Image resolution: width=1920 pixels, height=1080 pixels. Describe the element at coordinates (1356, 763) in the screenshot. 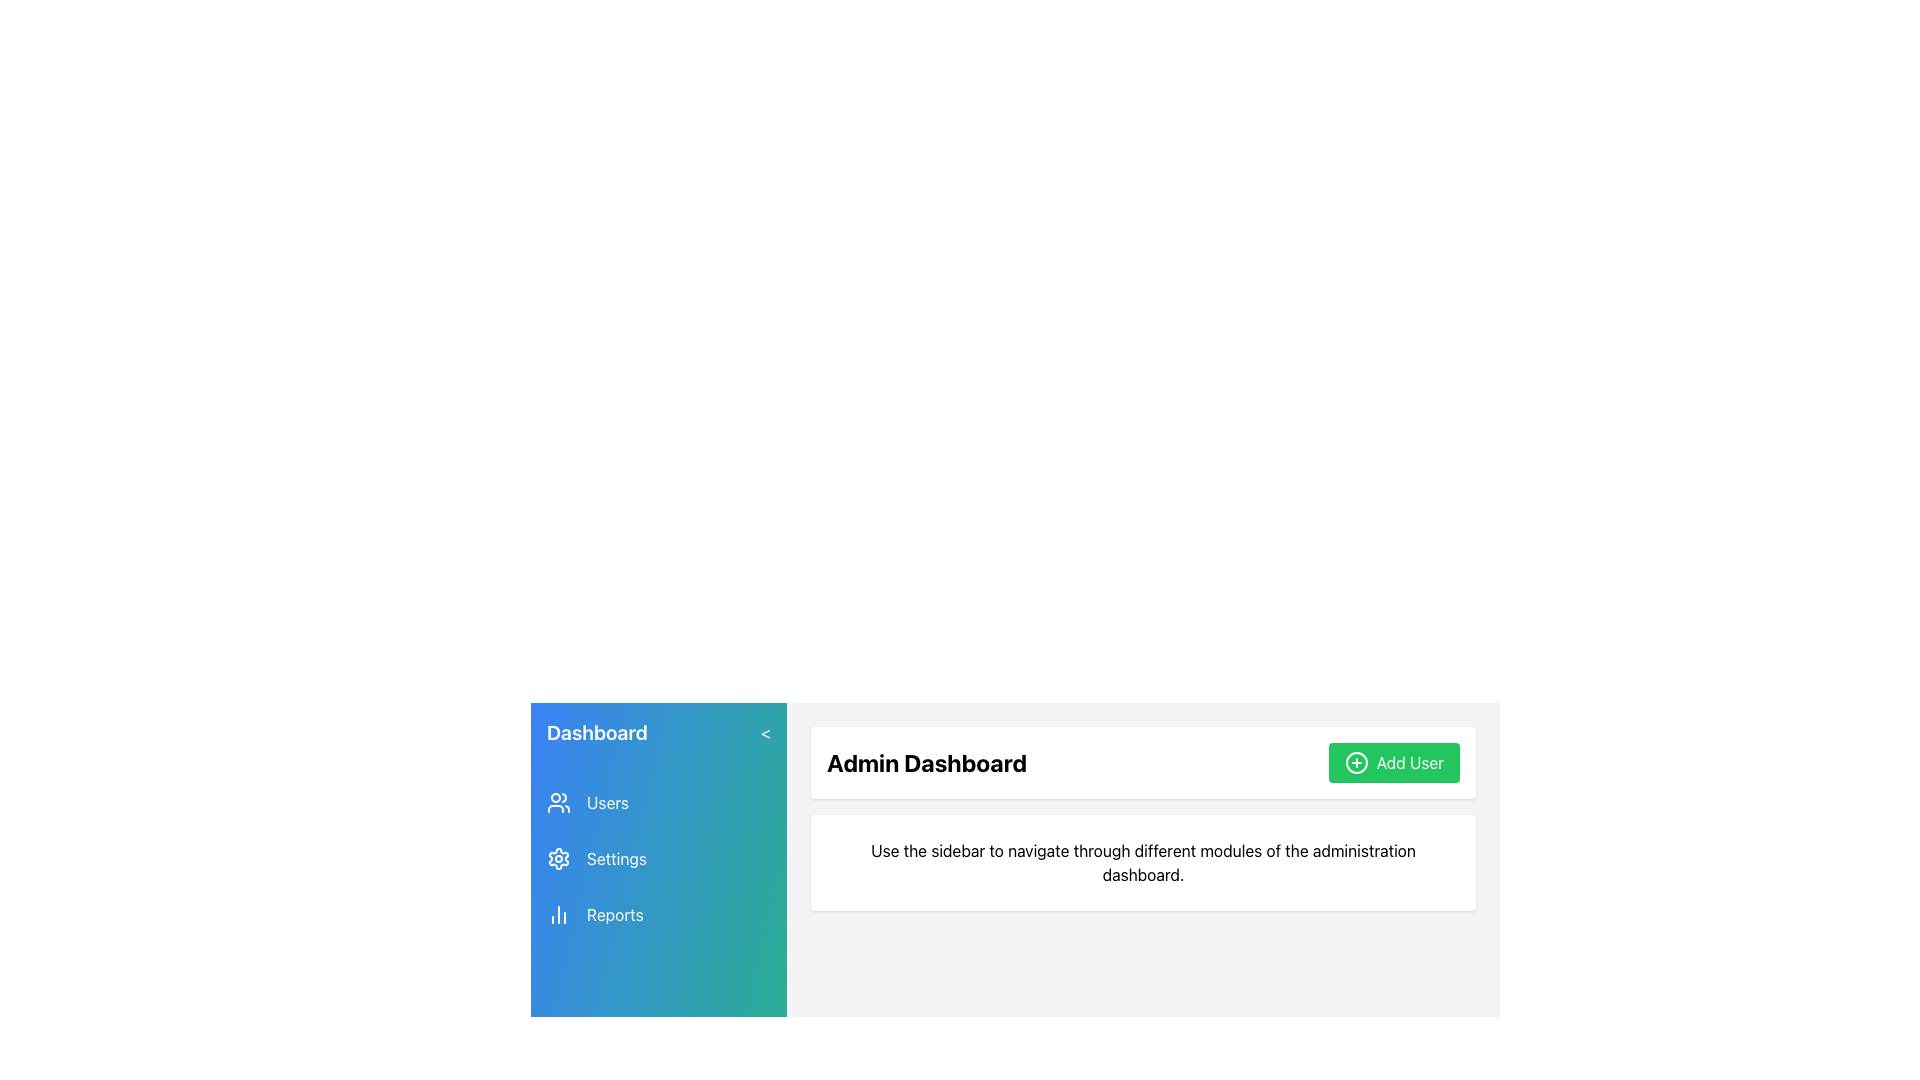

I see `the 'Add User' button located in the top-right area of the main content section` at that location.